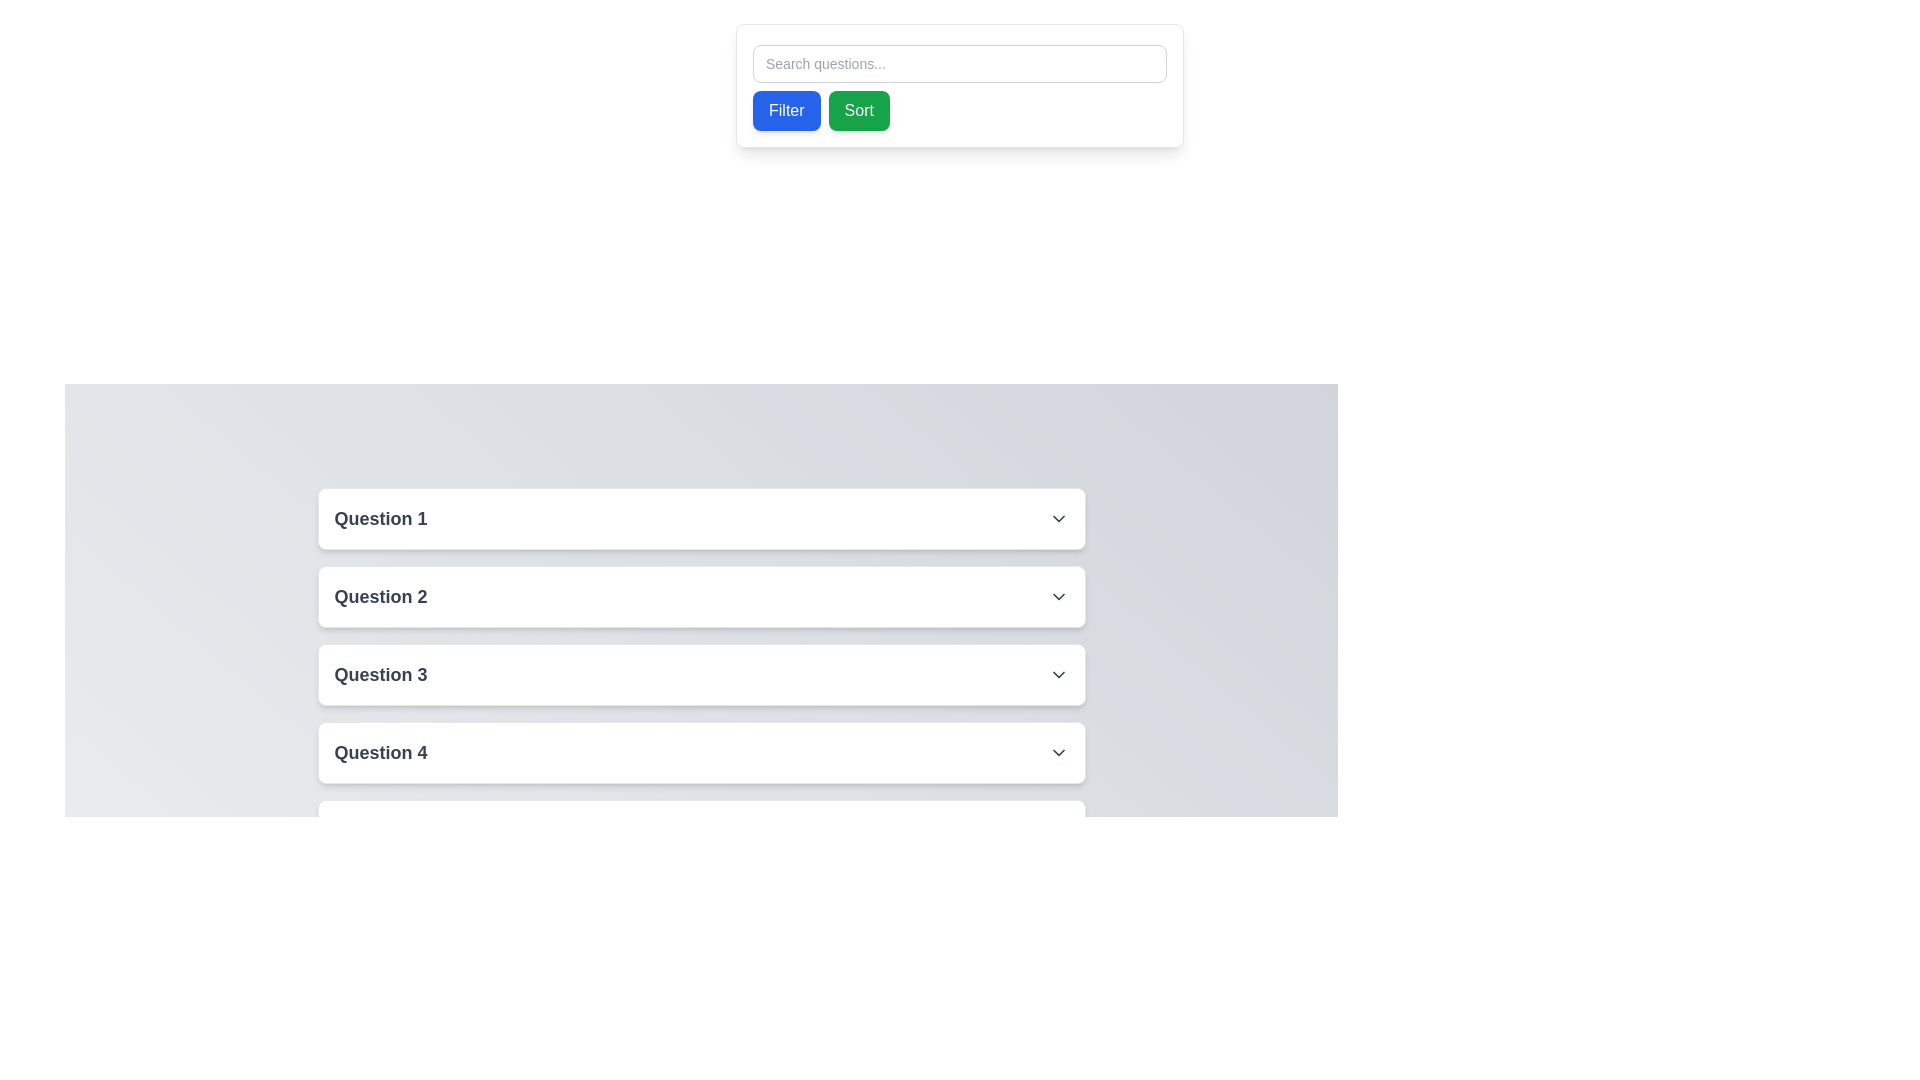  What do you see at coordinates (380, 596) in the screenshot?
I see `the text label displaying 'Question 2', which is bold, larger, and dark gray, located as the second item in a list of labeled sections` at bounding box center [380, 596].